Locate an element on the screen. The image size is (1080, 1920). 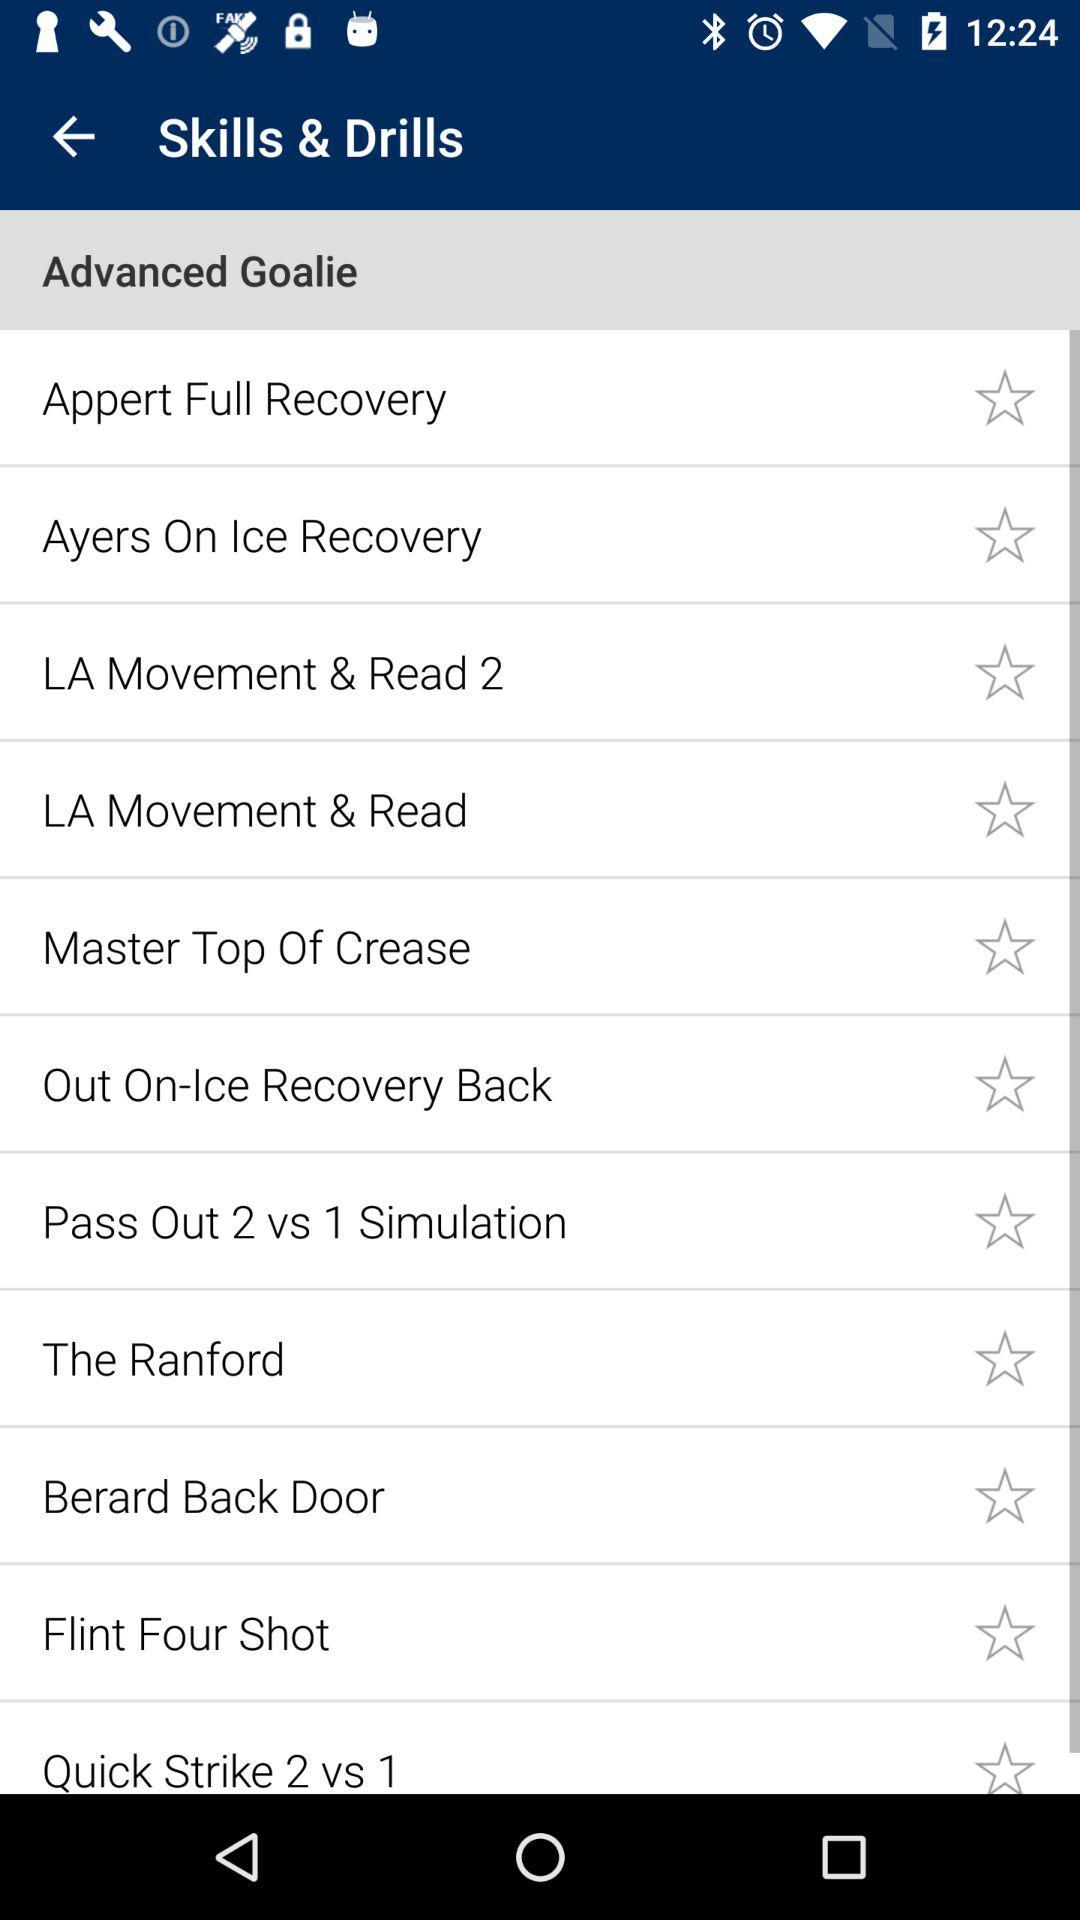
the icon above the advanced goalie item is located at coordinates (72, 135).